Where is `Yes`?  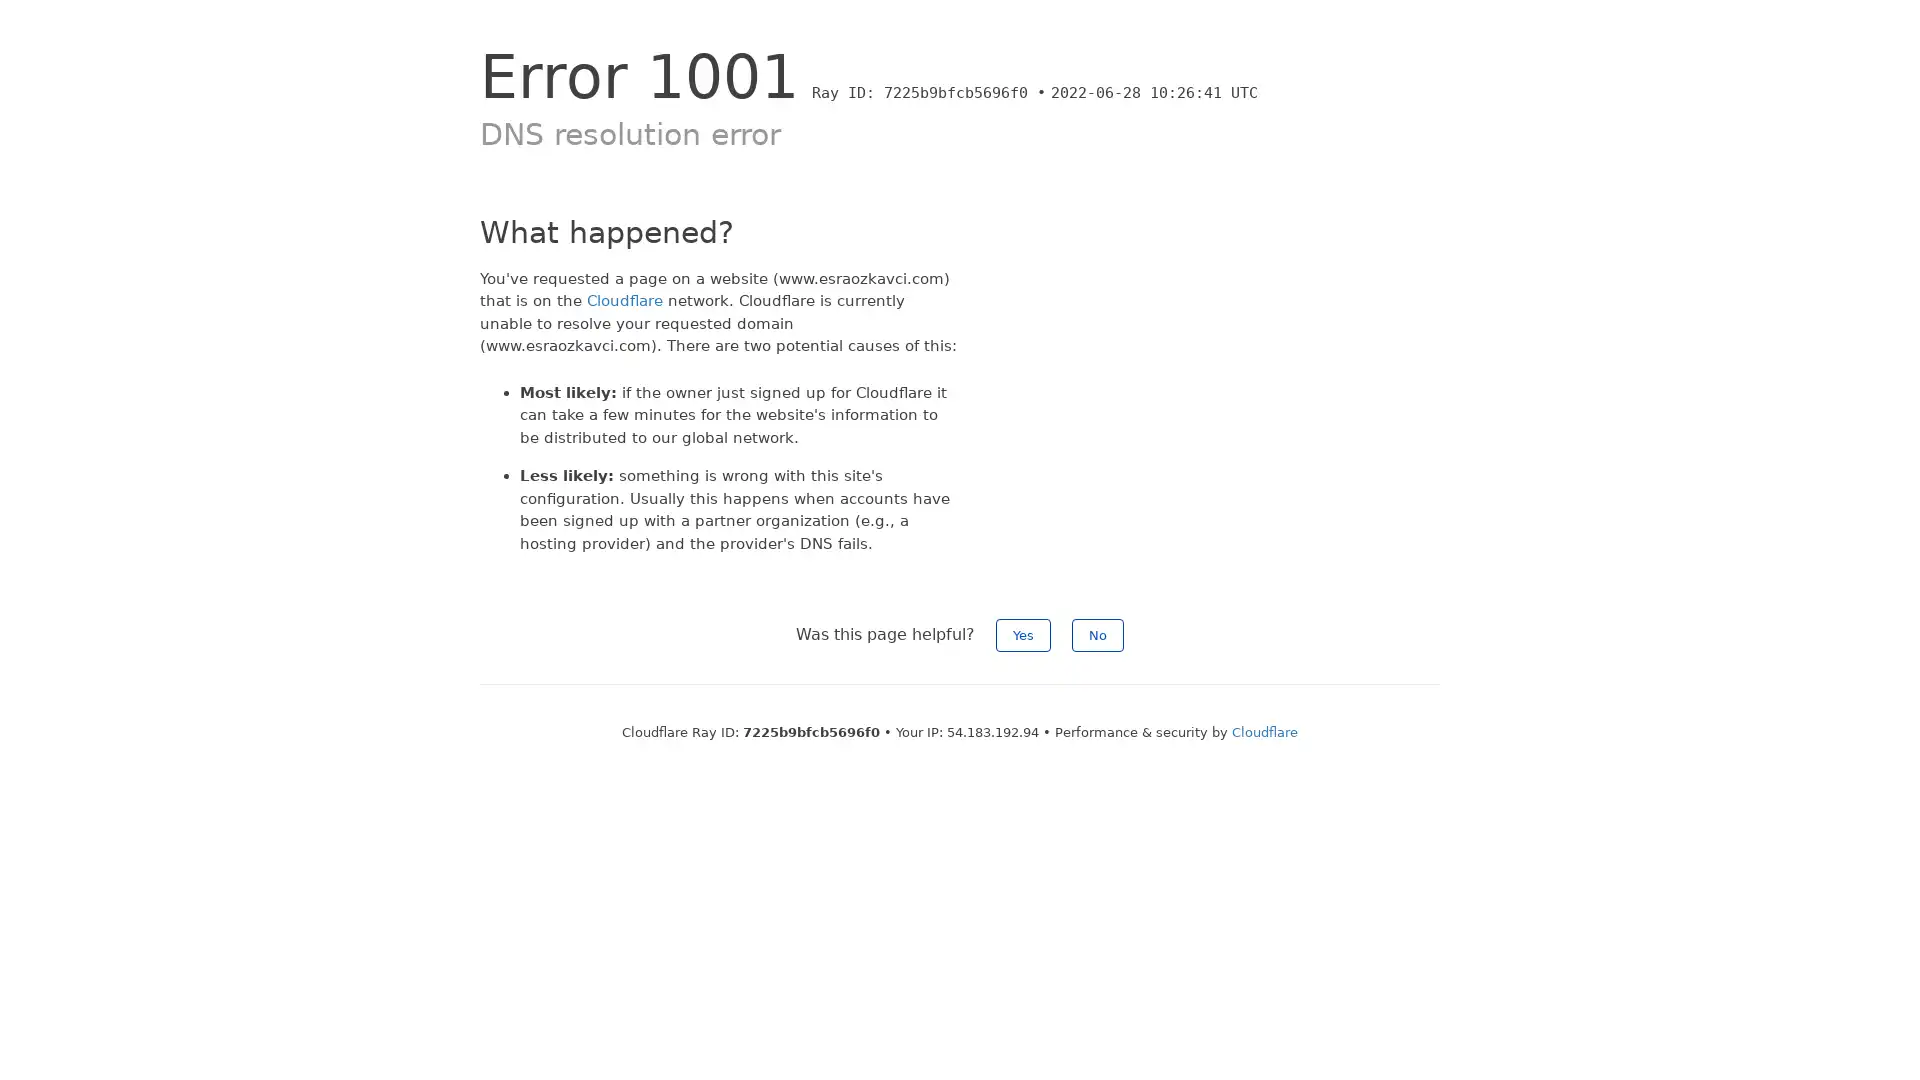 Yes is located at coordinates (1023, 635).